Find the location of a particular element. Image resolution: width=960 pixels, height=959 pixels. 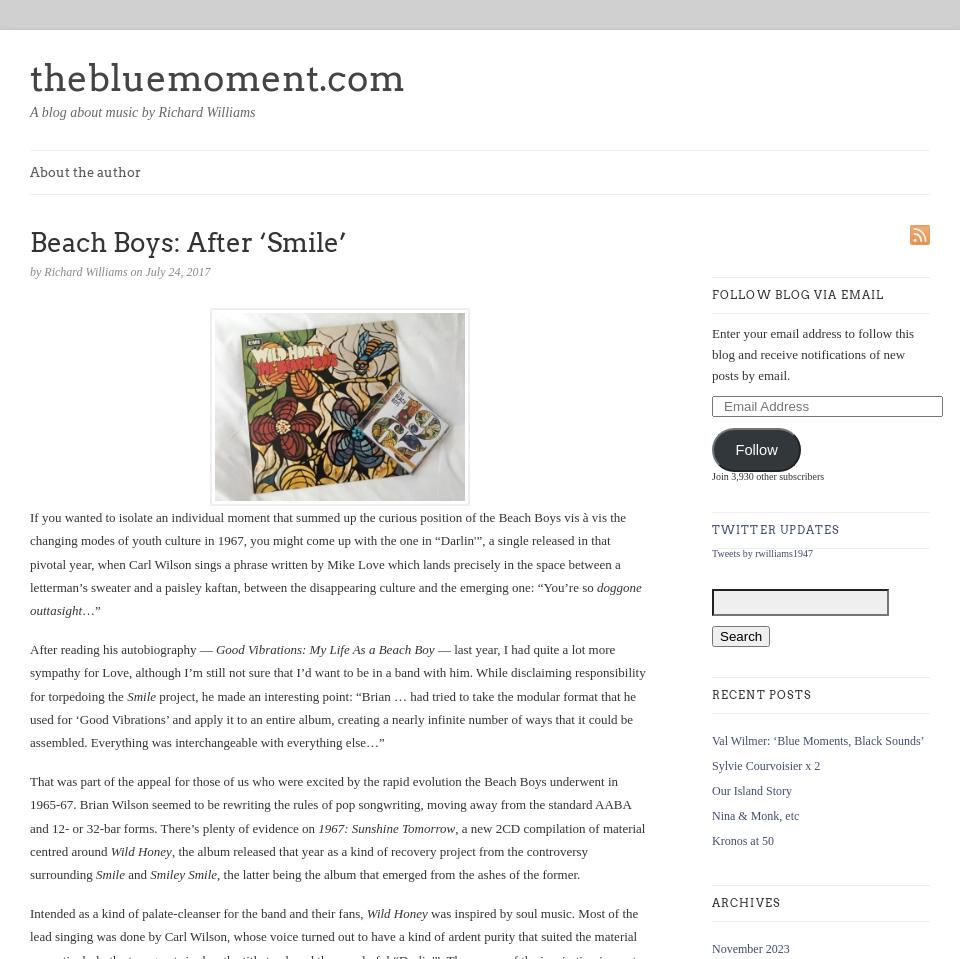

'Tweets by rwilliams1947' is located at coordinates (712, 551).